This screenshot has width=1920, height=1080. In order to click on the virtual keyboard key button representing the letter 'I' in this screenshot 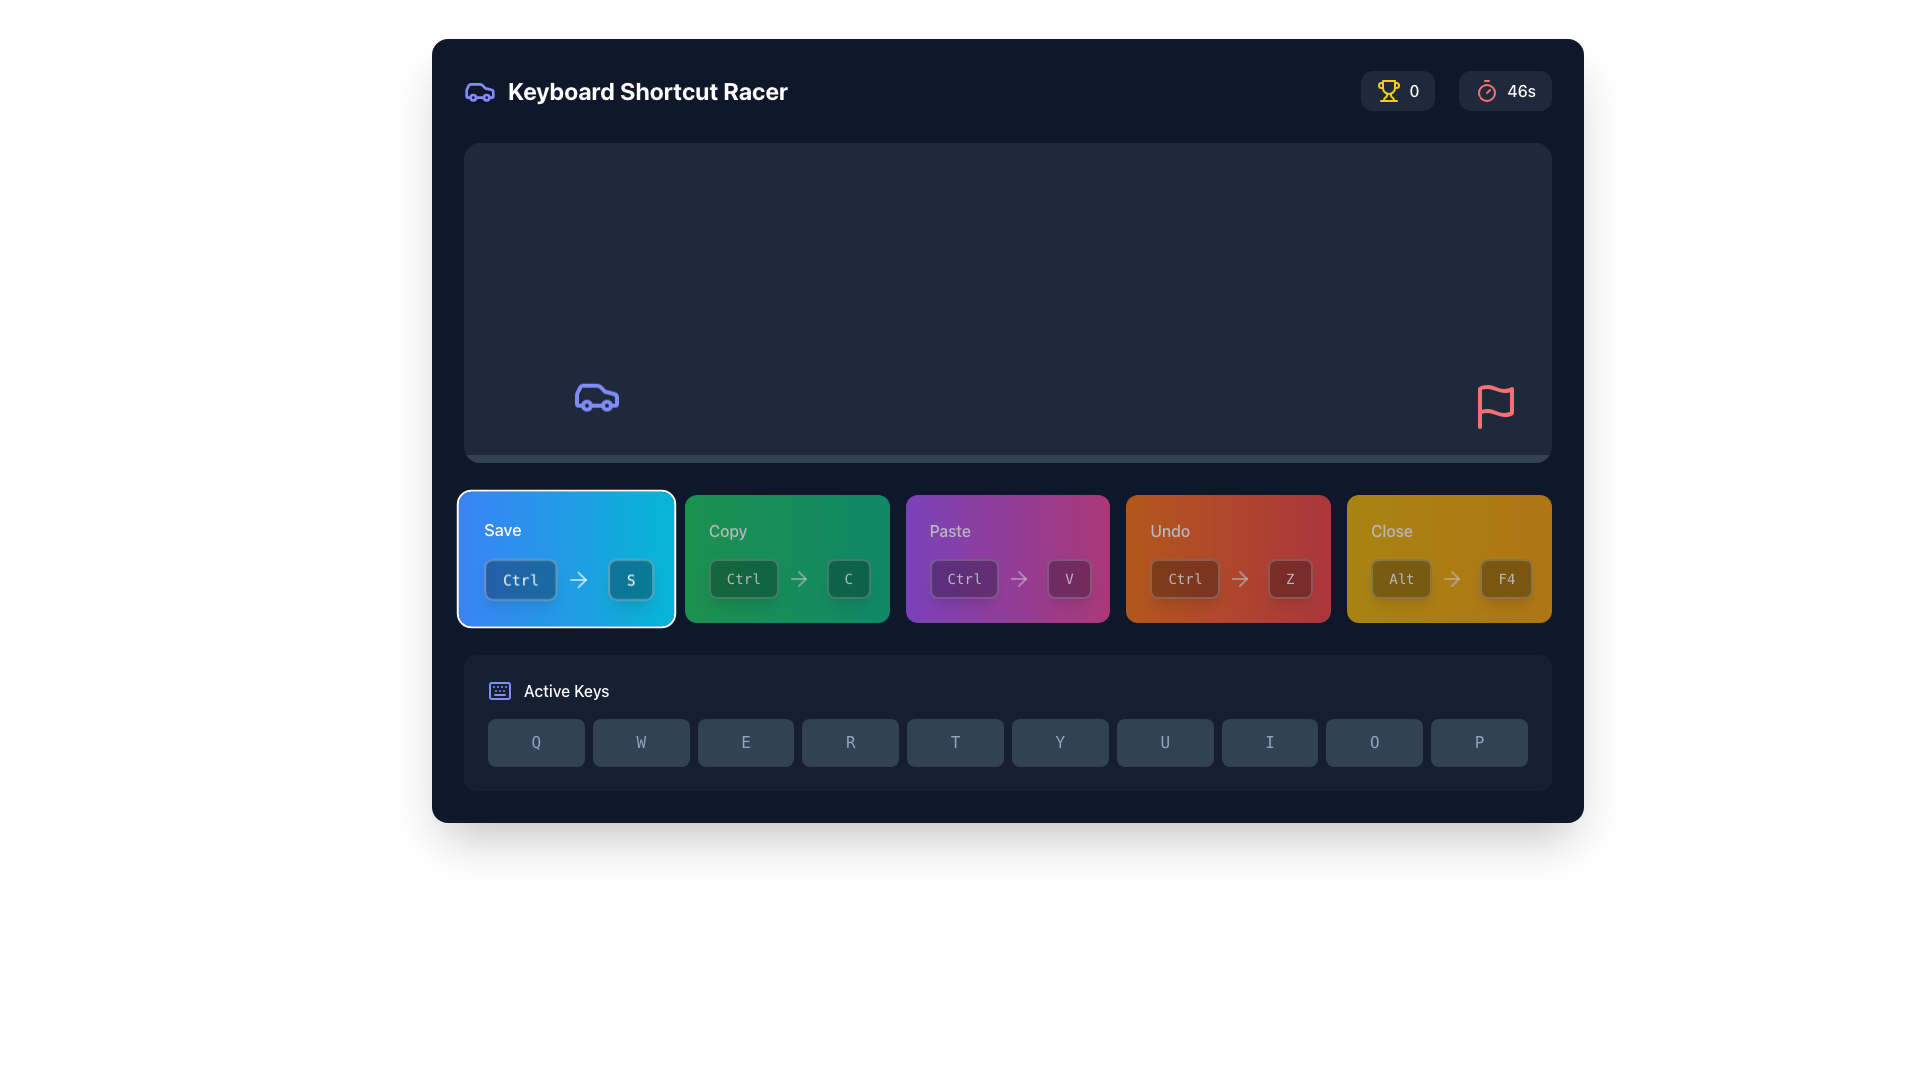, I will do `click(1269, 743)`.